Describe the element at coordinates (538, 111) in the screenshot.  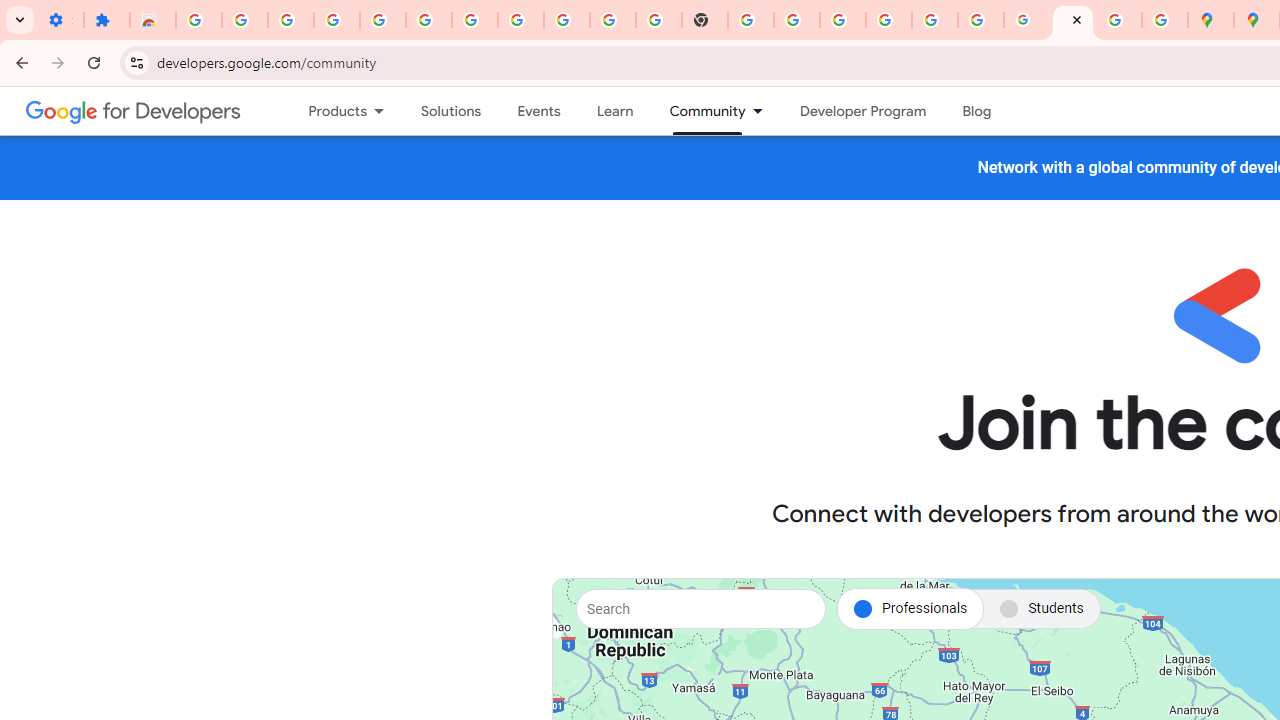
I see `'Events'` at that location.